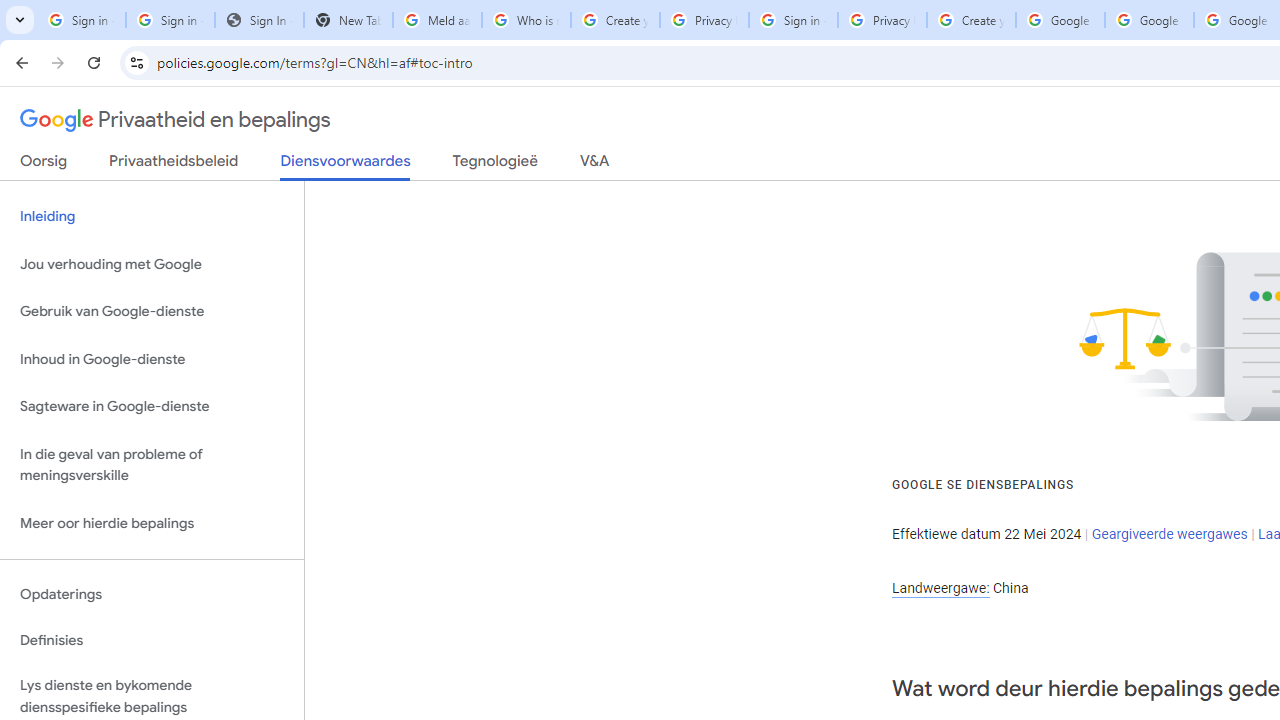 This screenshot has width=1280, height=720. Describe the element at coordinates (151, 640) in the screenshot. I see `'Definisies'` at that location.